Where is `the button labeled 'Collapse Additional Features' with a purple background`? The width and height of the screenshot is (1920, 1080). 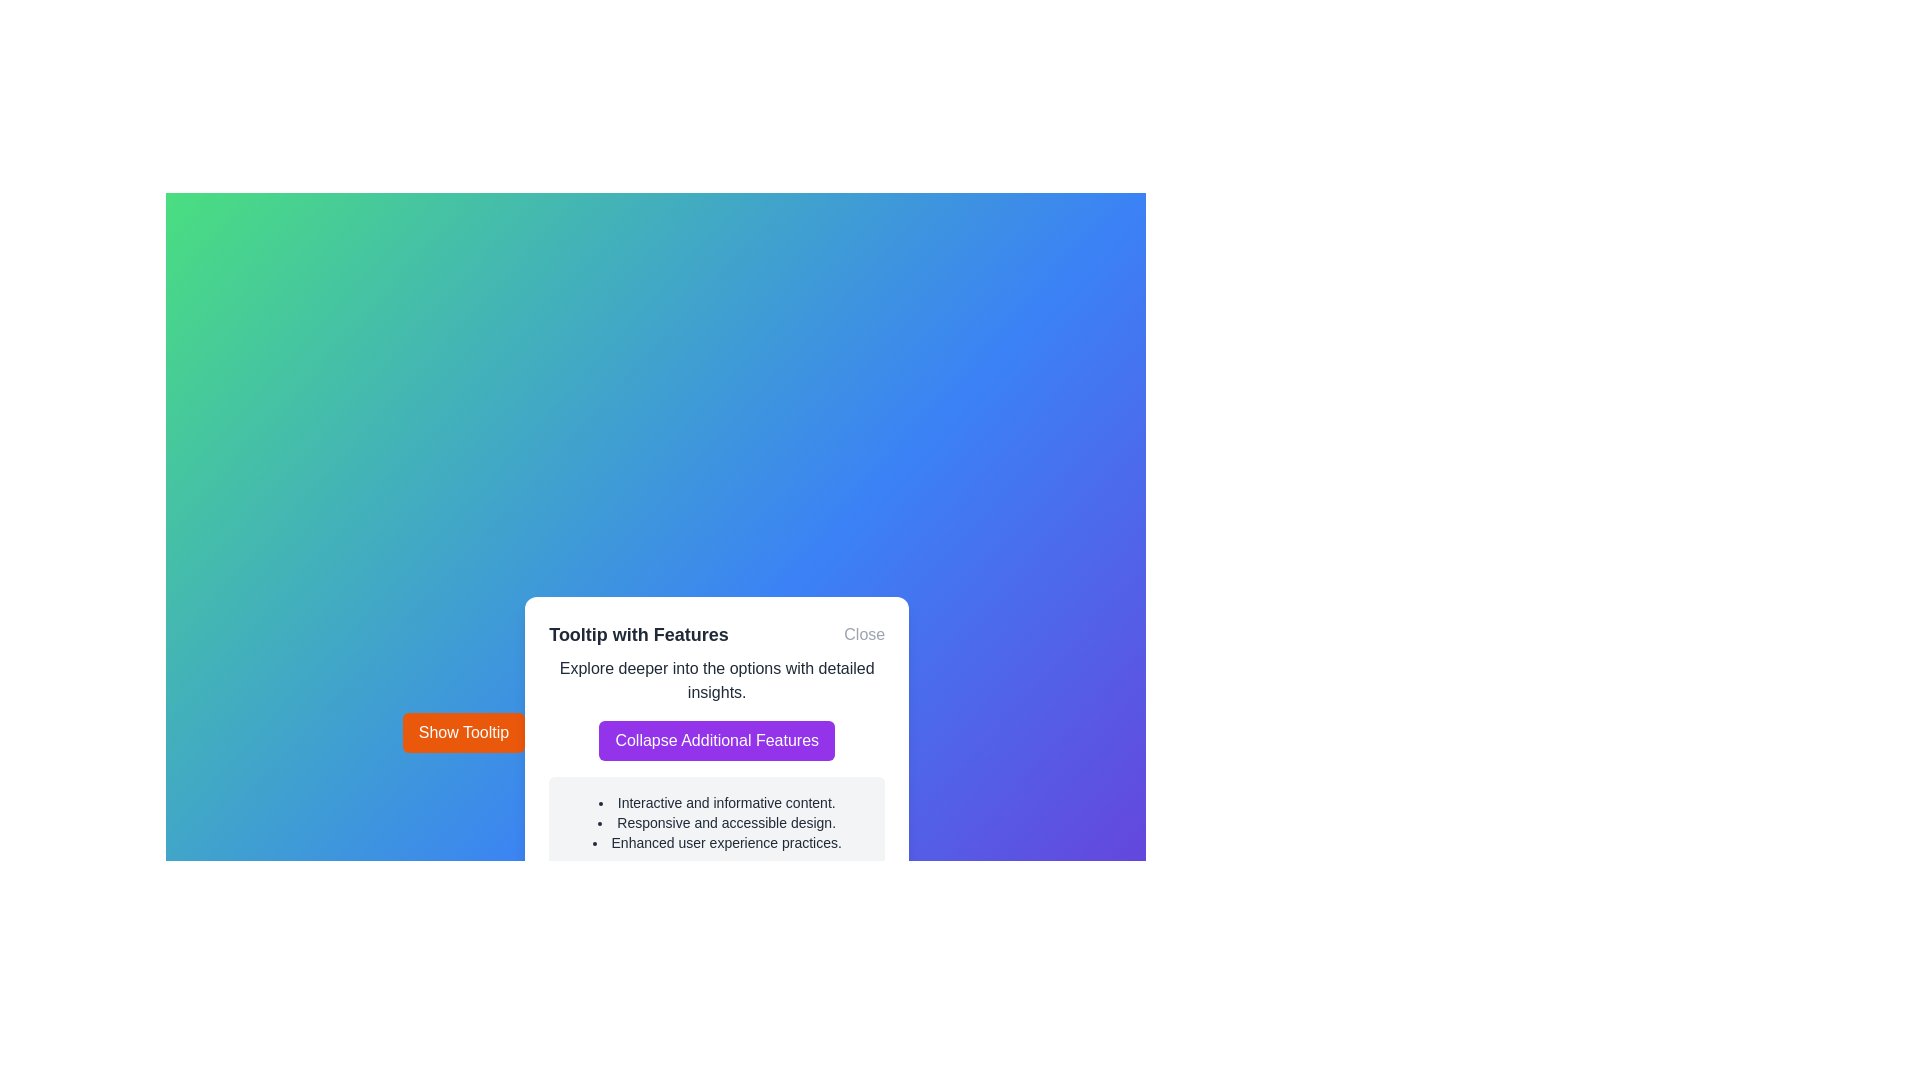 the button labeled 'Collapse Additional Features' with a purple background is located at coordinates (717, 744).